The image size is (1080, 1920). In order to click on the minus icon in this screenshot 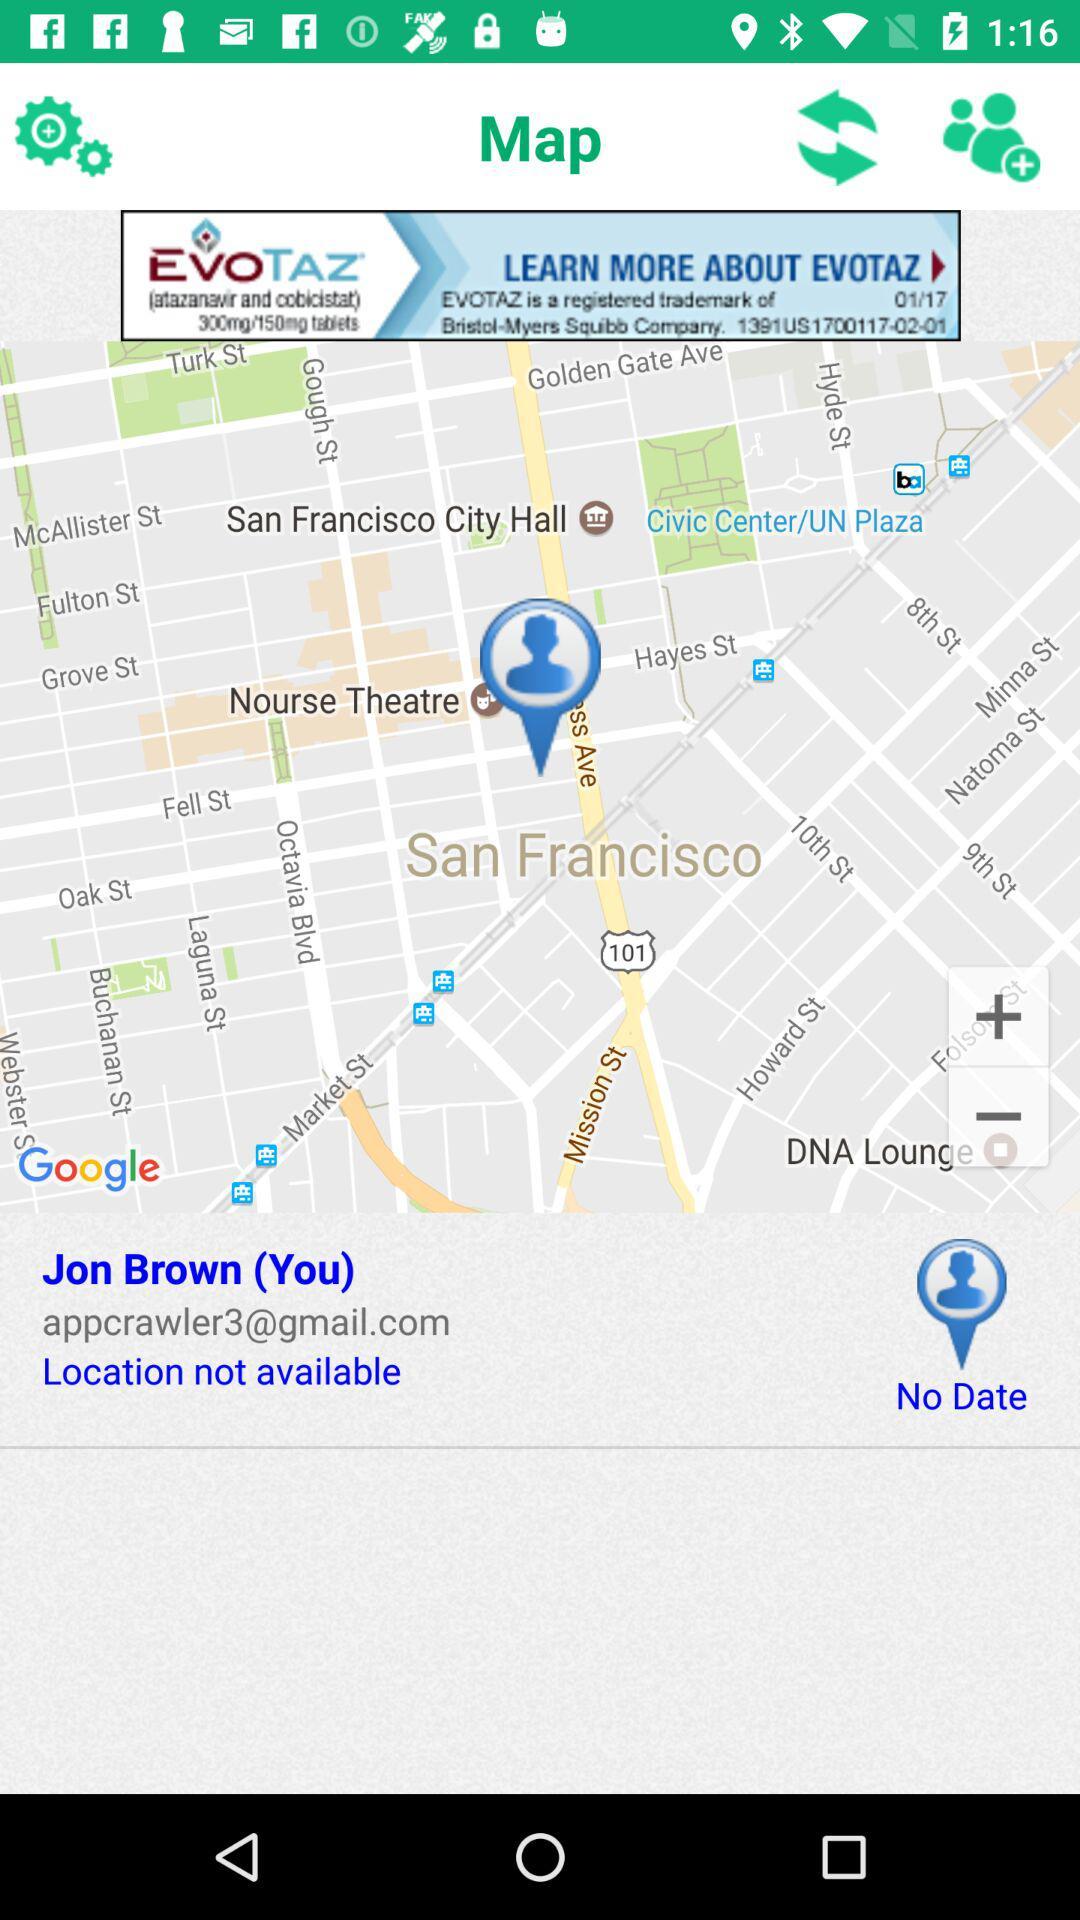, I will do `click(998, 1118)`.